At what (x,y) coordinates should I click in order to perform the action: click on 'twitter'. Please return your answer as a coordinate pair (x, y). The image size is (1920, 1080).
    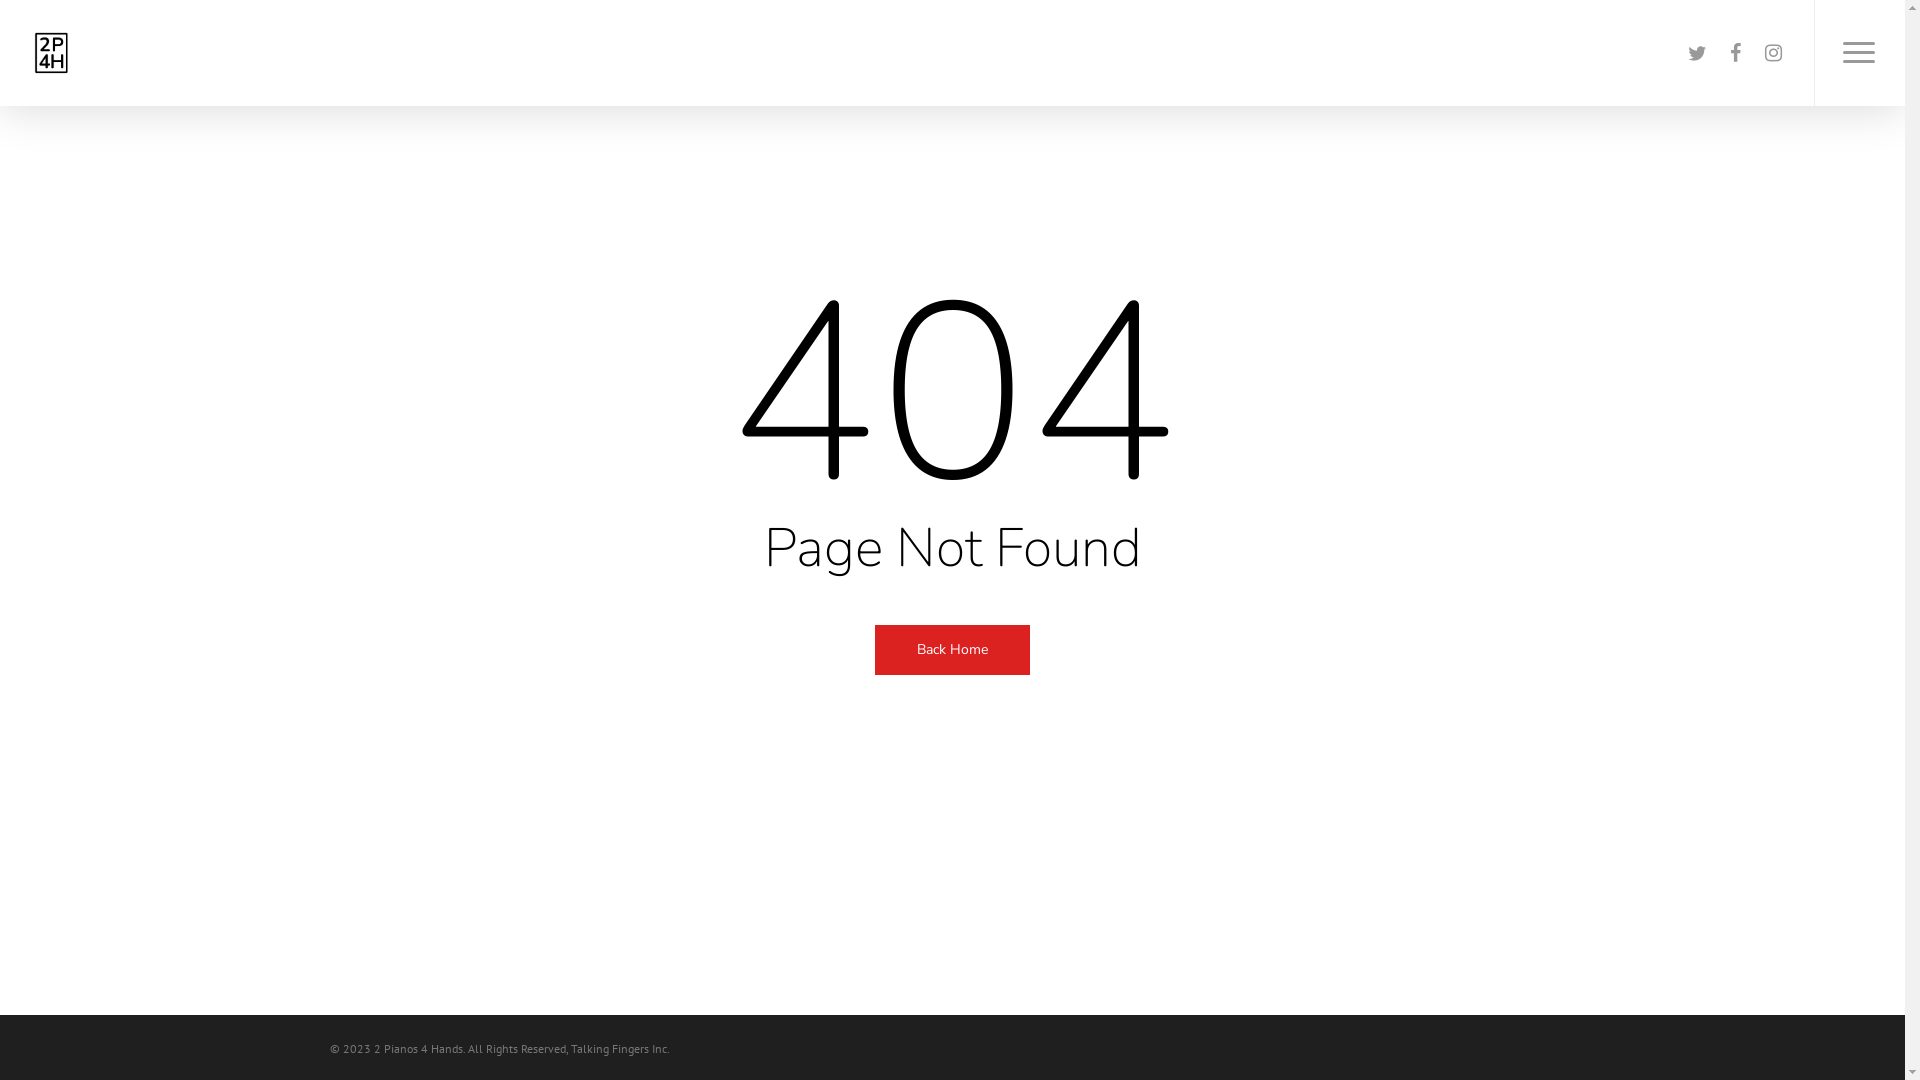
    Looking at the image, I should click on (1678, 52).